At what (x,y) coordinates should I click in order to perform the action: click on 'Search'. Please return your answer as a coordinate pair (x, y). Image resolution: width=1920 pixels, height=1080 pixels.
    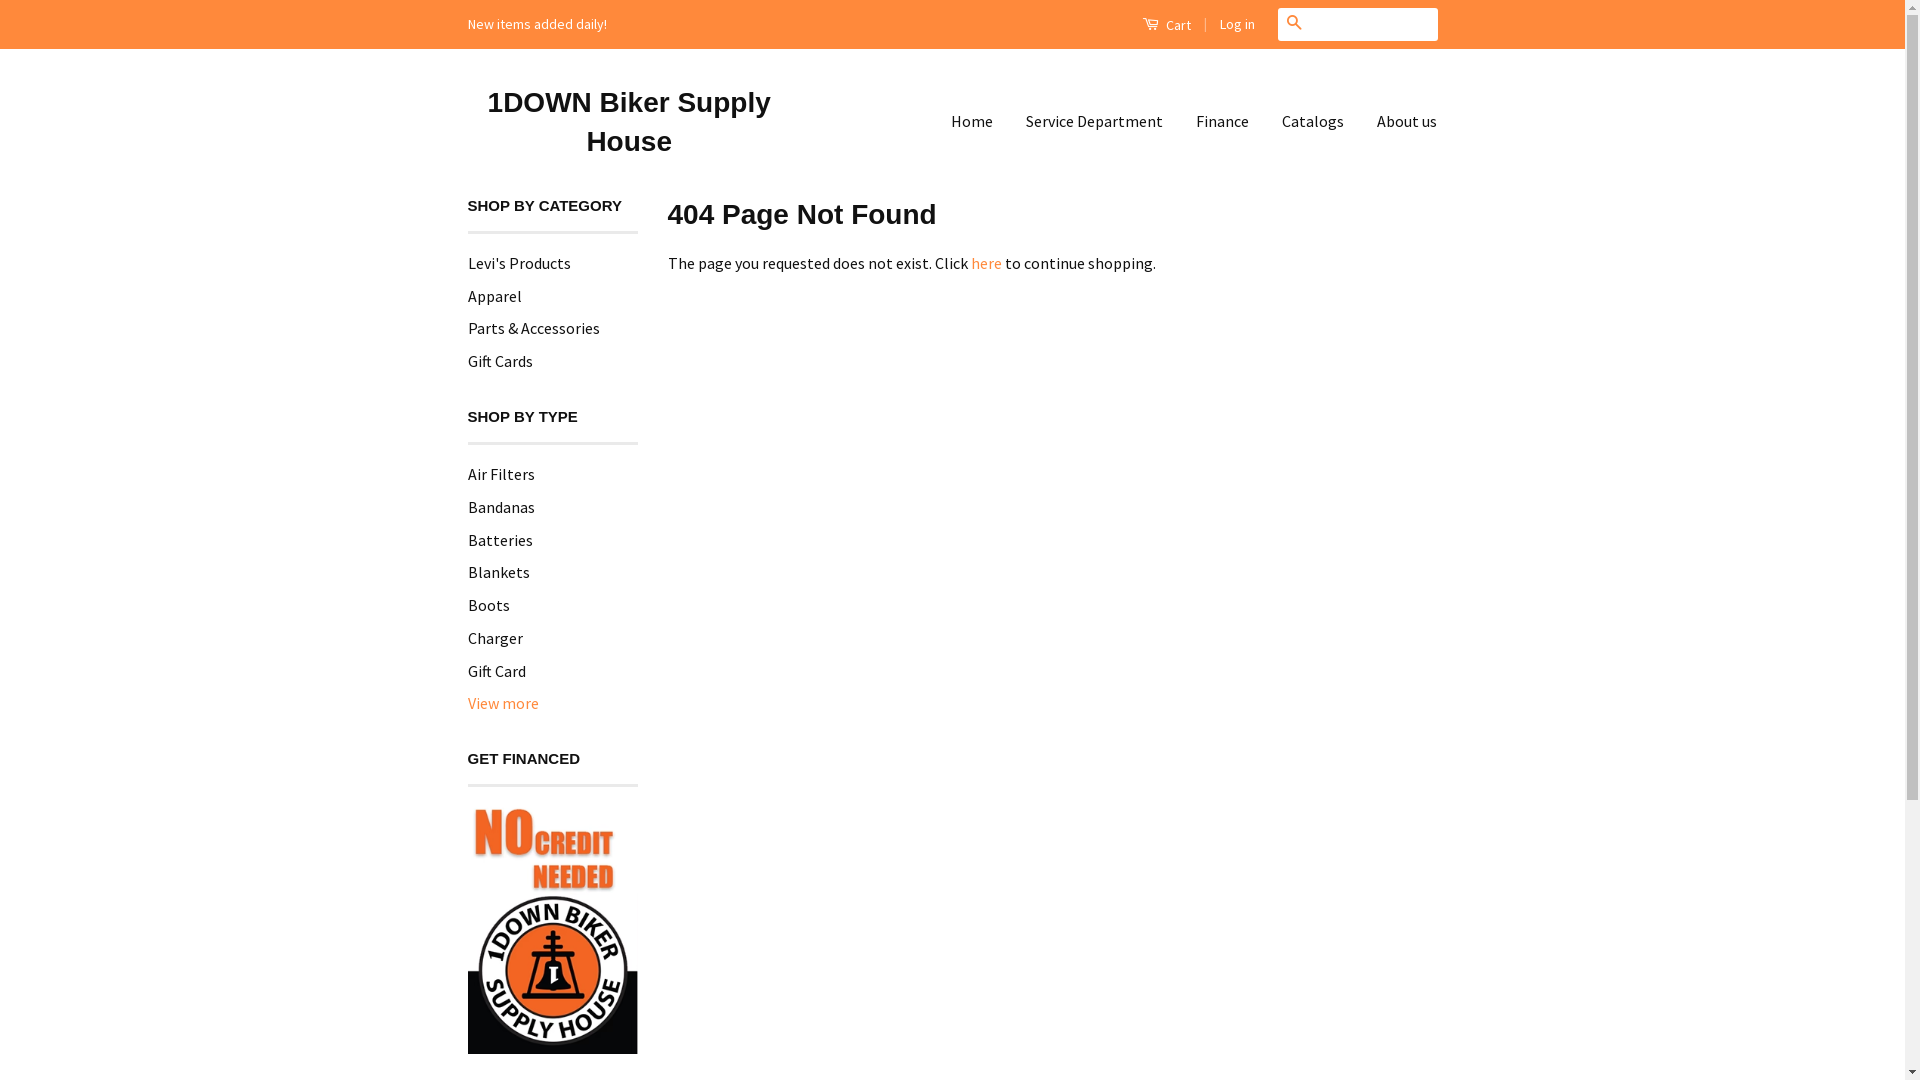
    Looking at the image, I should click on (1294, 24).